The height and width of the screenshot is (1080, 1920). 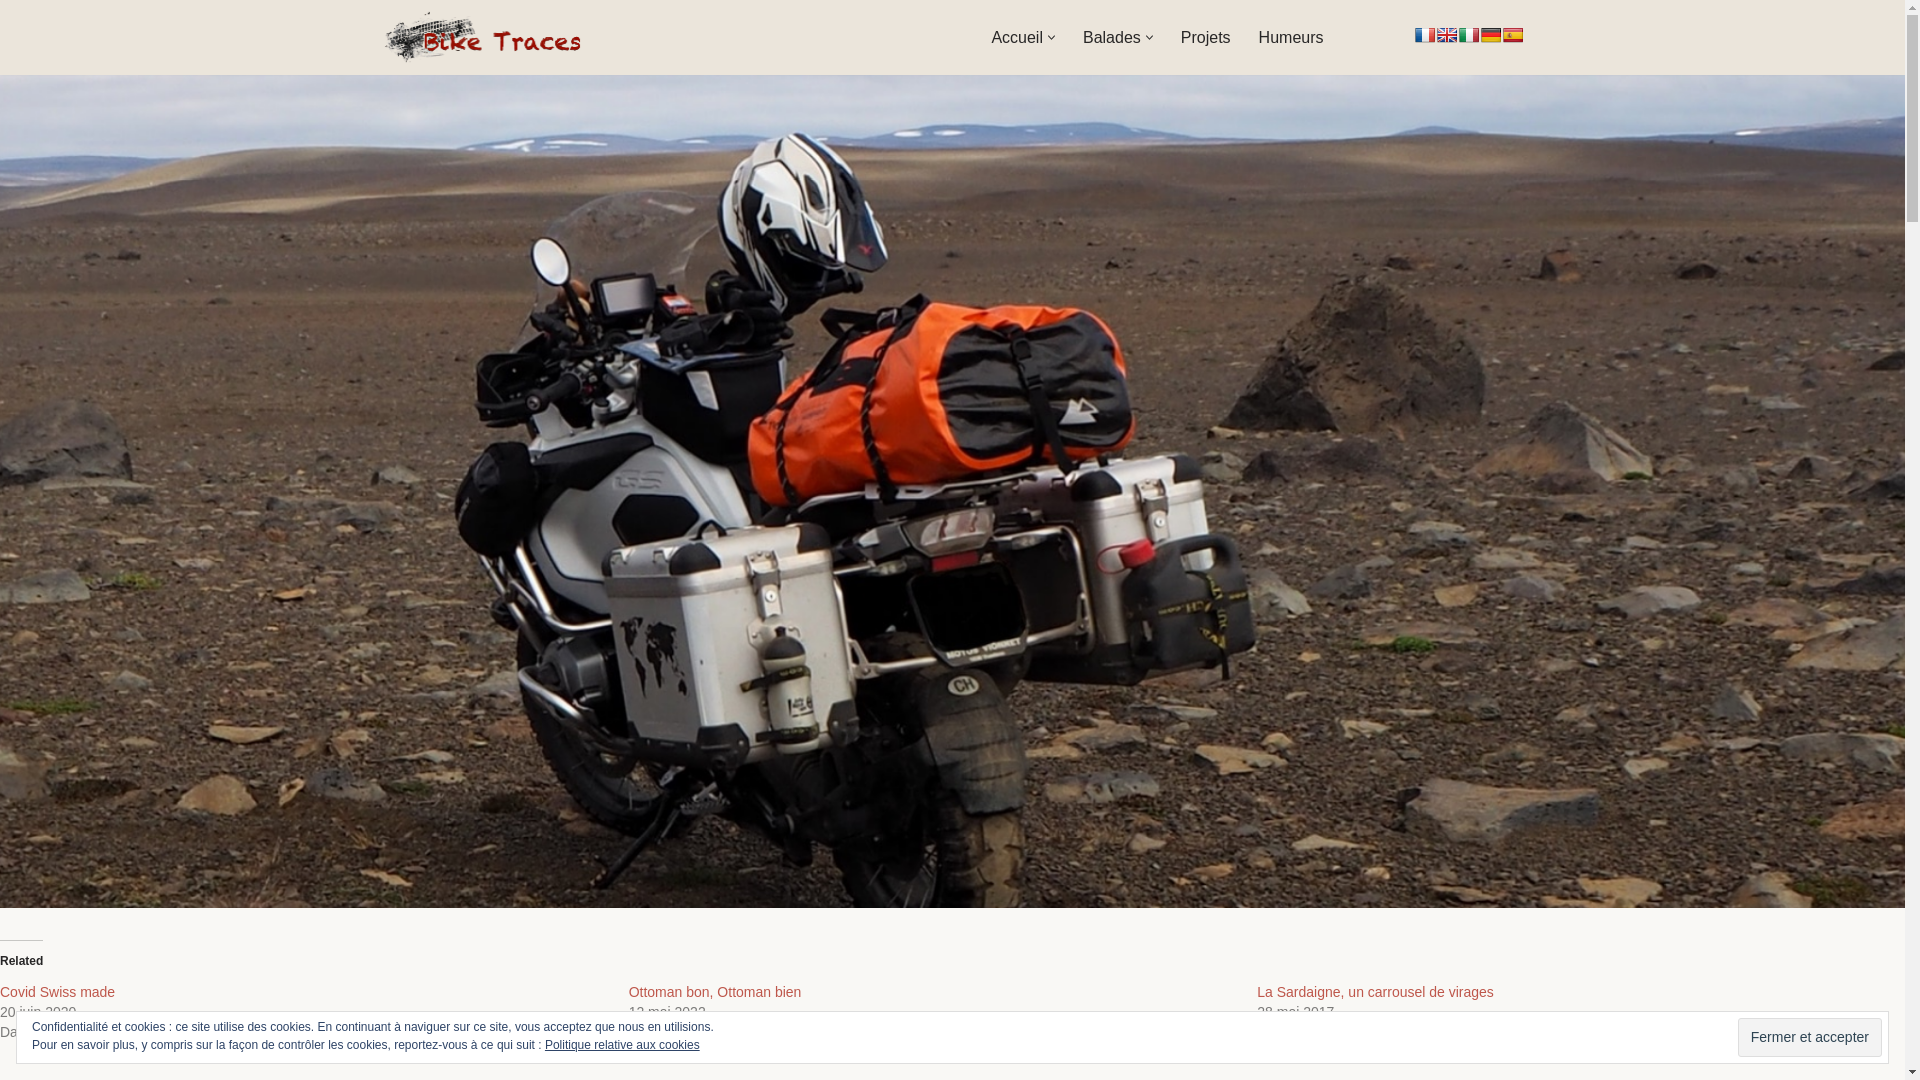 I want to click on 'Ottoman bon, Ottoman bien', so click(x=715, y=991).